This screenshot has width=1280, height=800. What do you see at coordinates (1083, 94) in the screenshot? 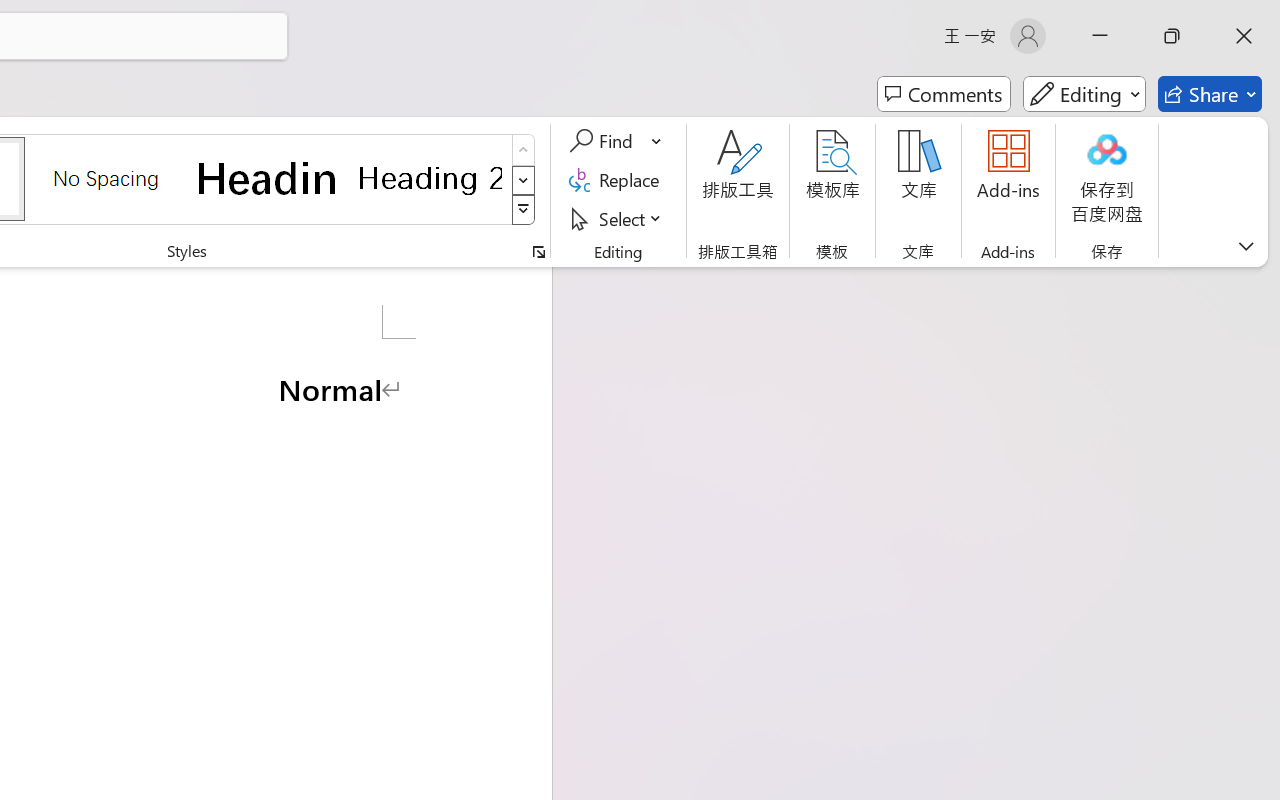
I see `'Mode'` at bounding box center [1083, 94].